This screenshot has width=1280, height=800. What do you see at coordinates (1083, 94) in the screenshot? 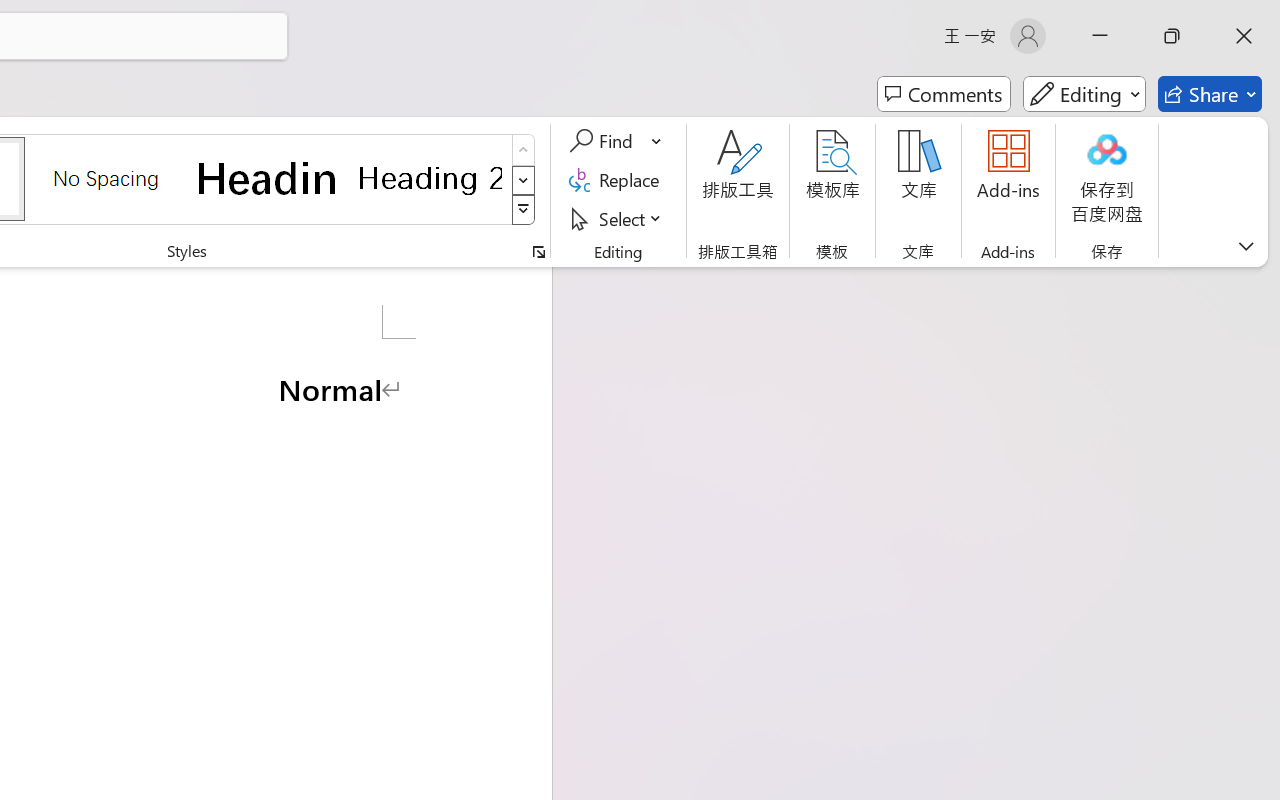
I see `'Mode'` at bounding box center [1083, 94].